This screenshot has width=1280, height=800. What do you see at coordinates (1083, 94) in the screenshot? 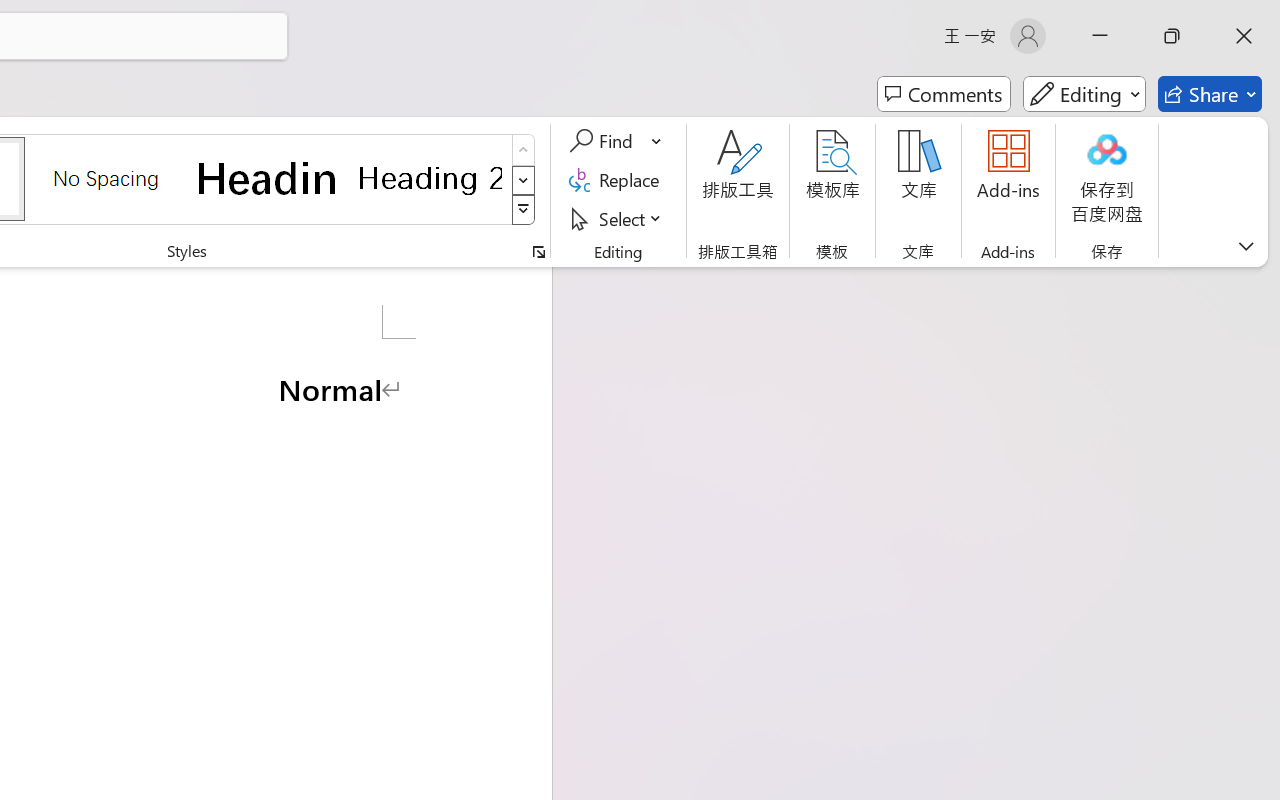
I see `'Mode'` at bounding box center [1083, 94].